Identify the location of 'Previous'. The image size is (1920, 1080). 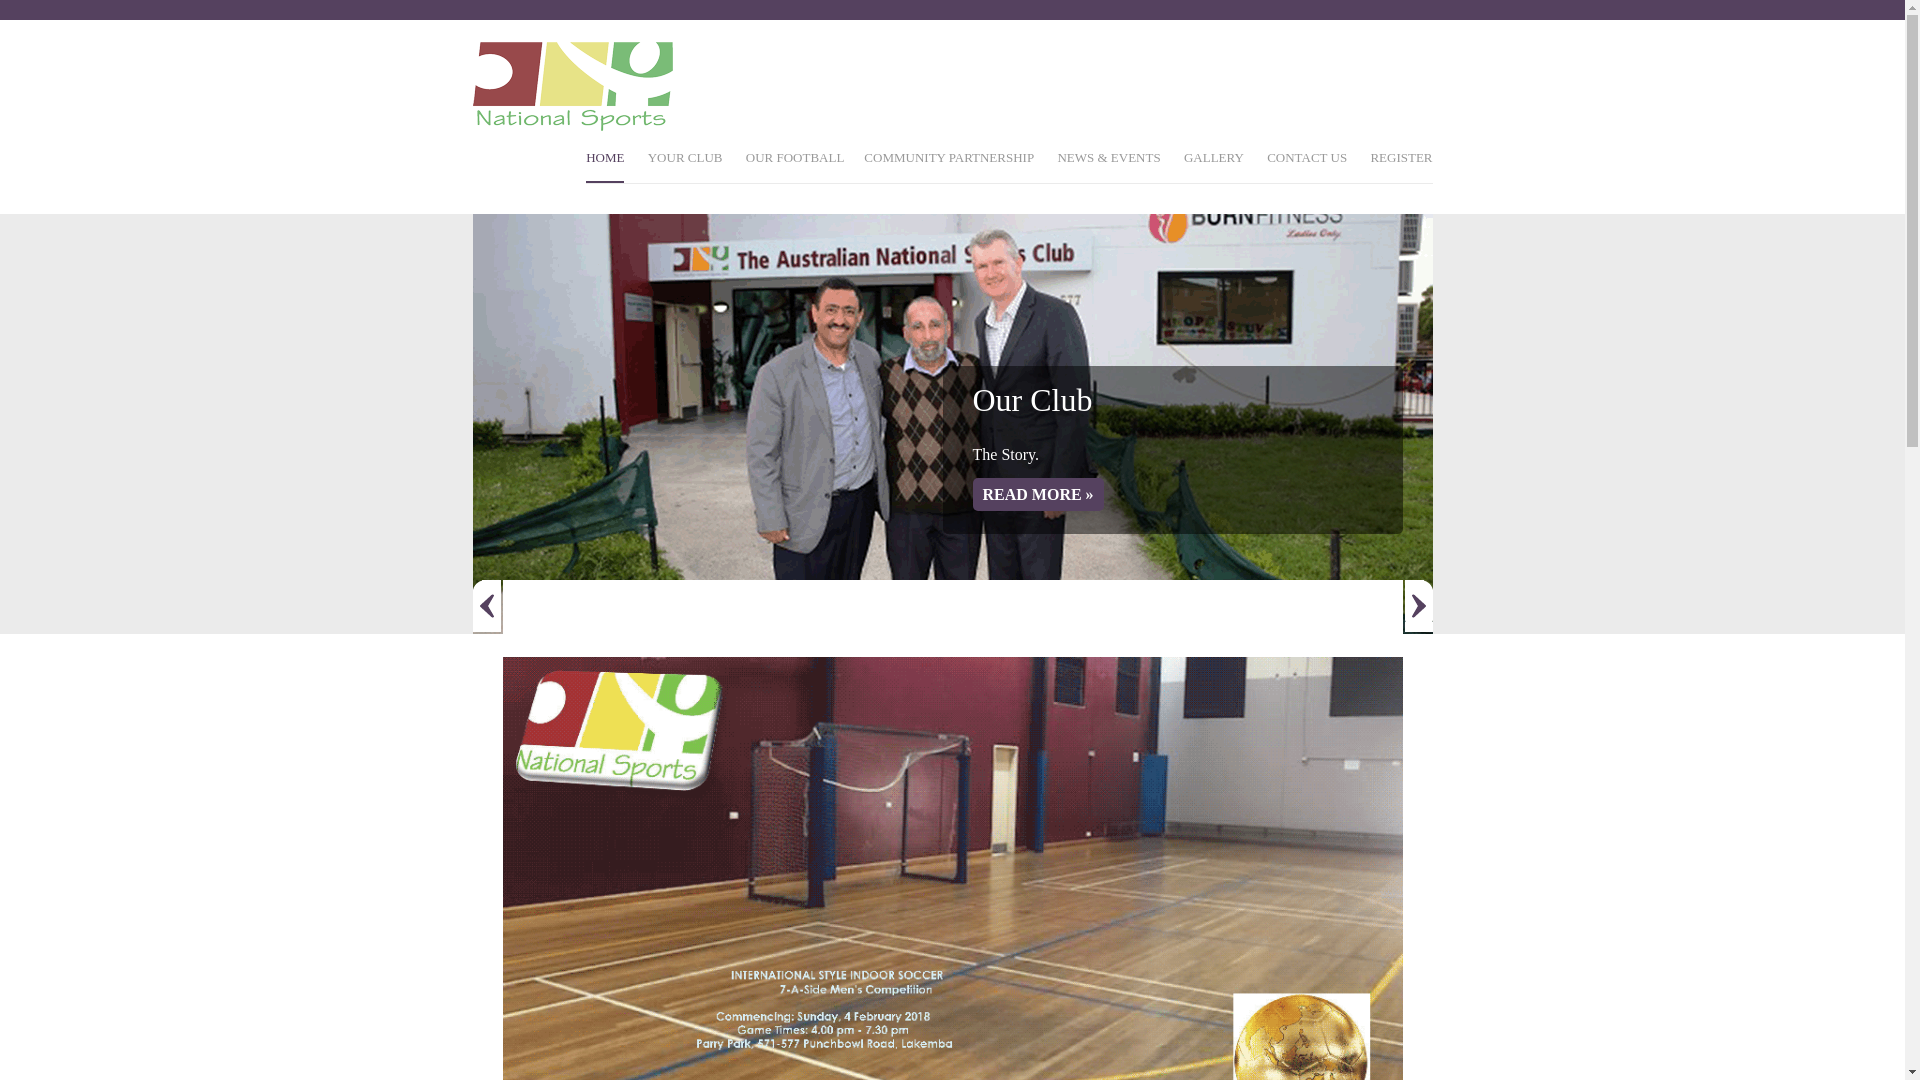
(485, 604).